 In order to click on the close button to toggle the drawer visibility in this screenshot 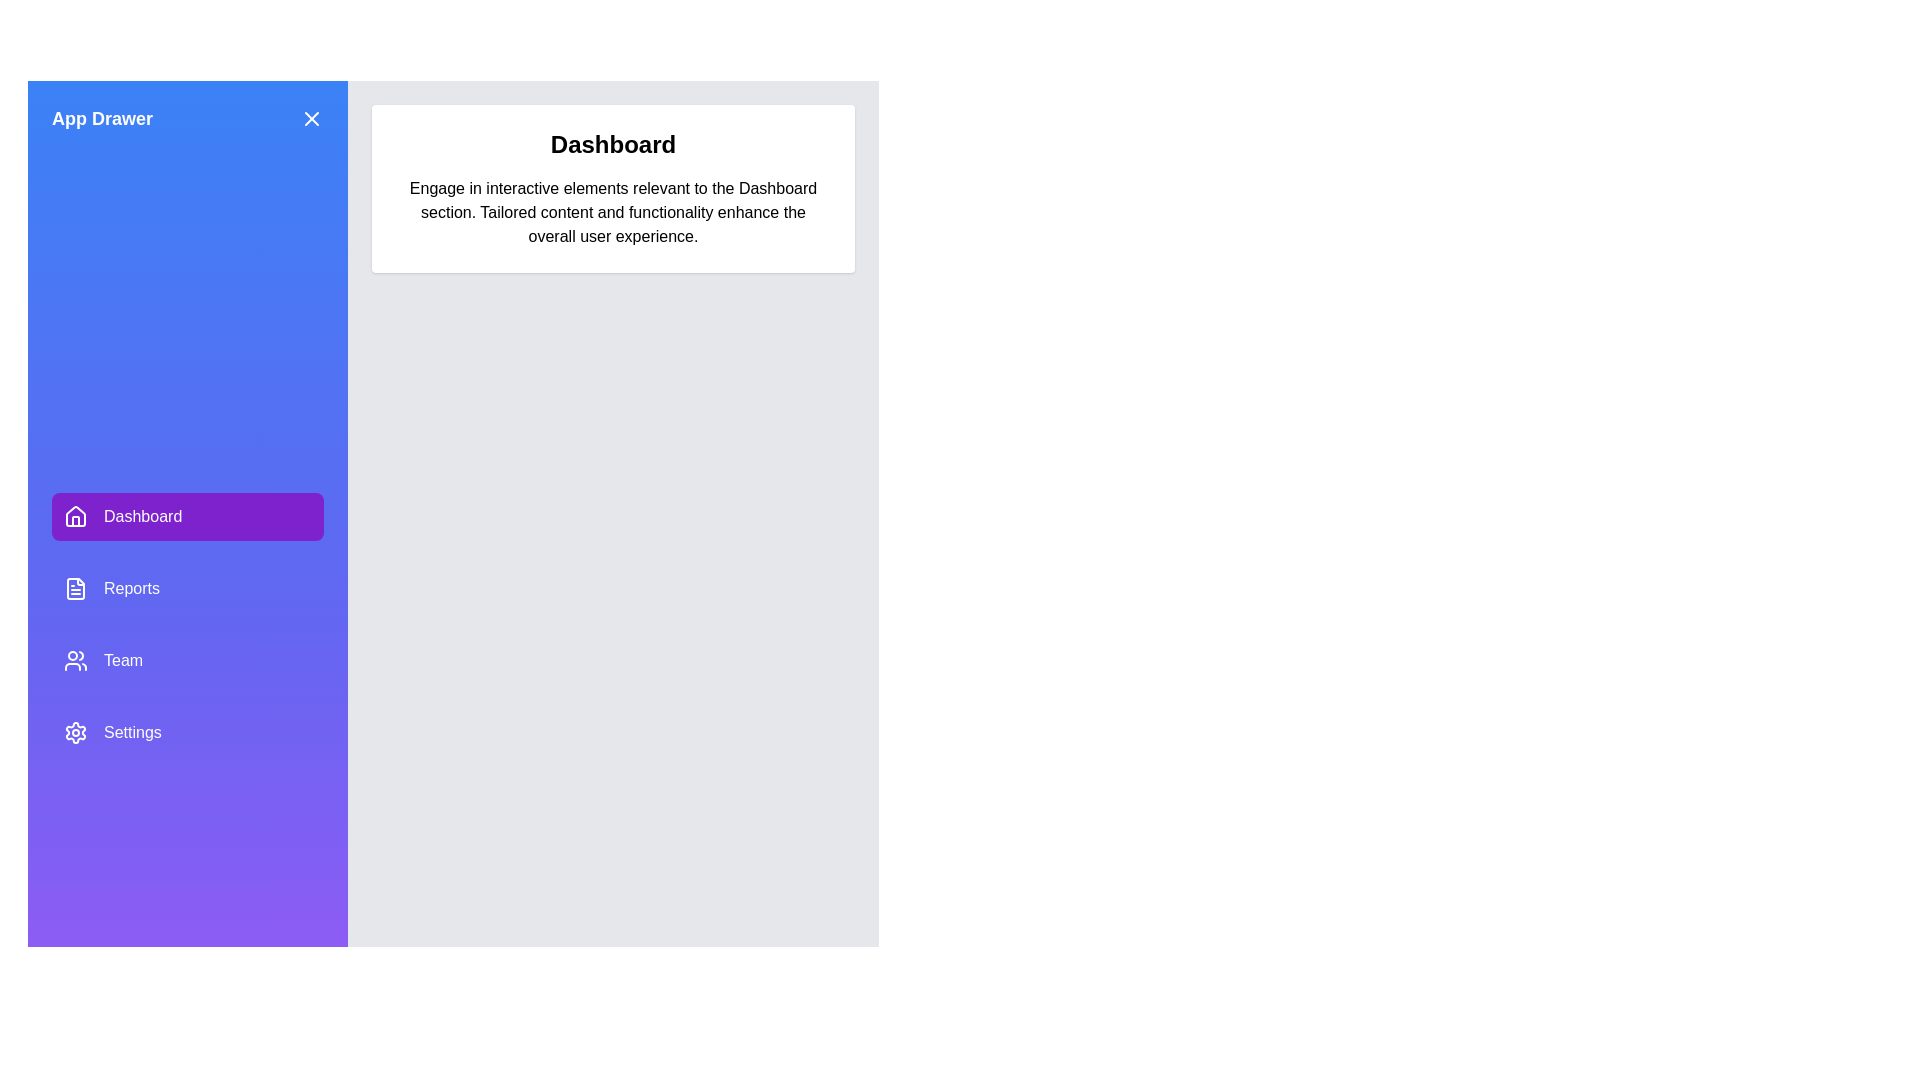, I will do `click(311, 119)`.